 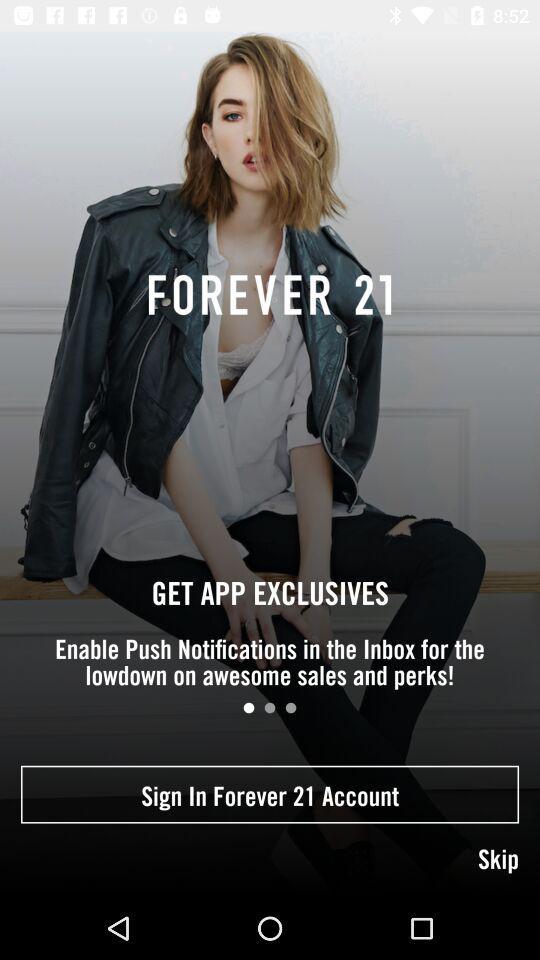 What do you see at coordinates (270, 859) in the screenshot?
I see `item below the sign in forever item` at bounding box center [270, 859].